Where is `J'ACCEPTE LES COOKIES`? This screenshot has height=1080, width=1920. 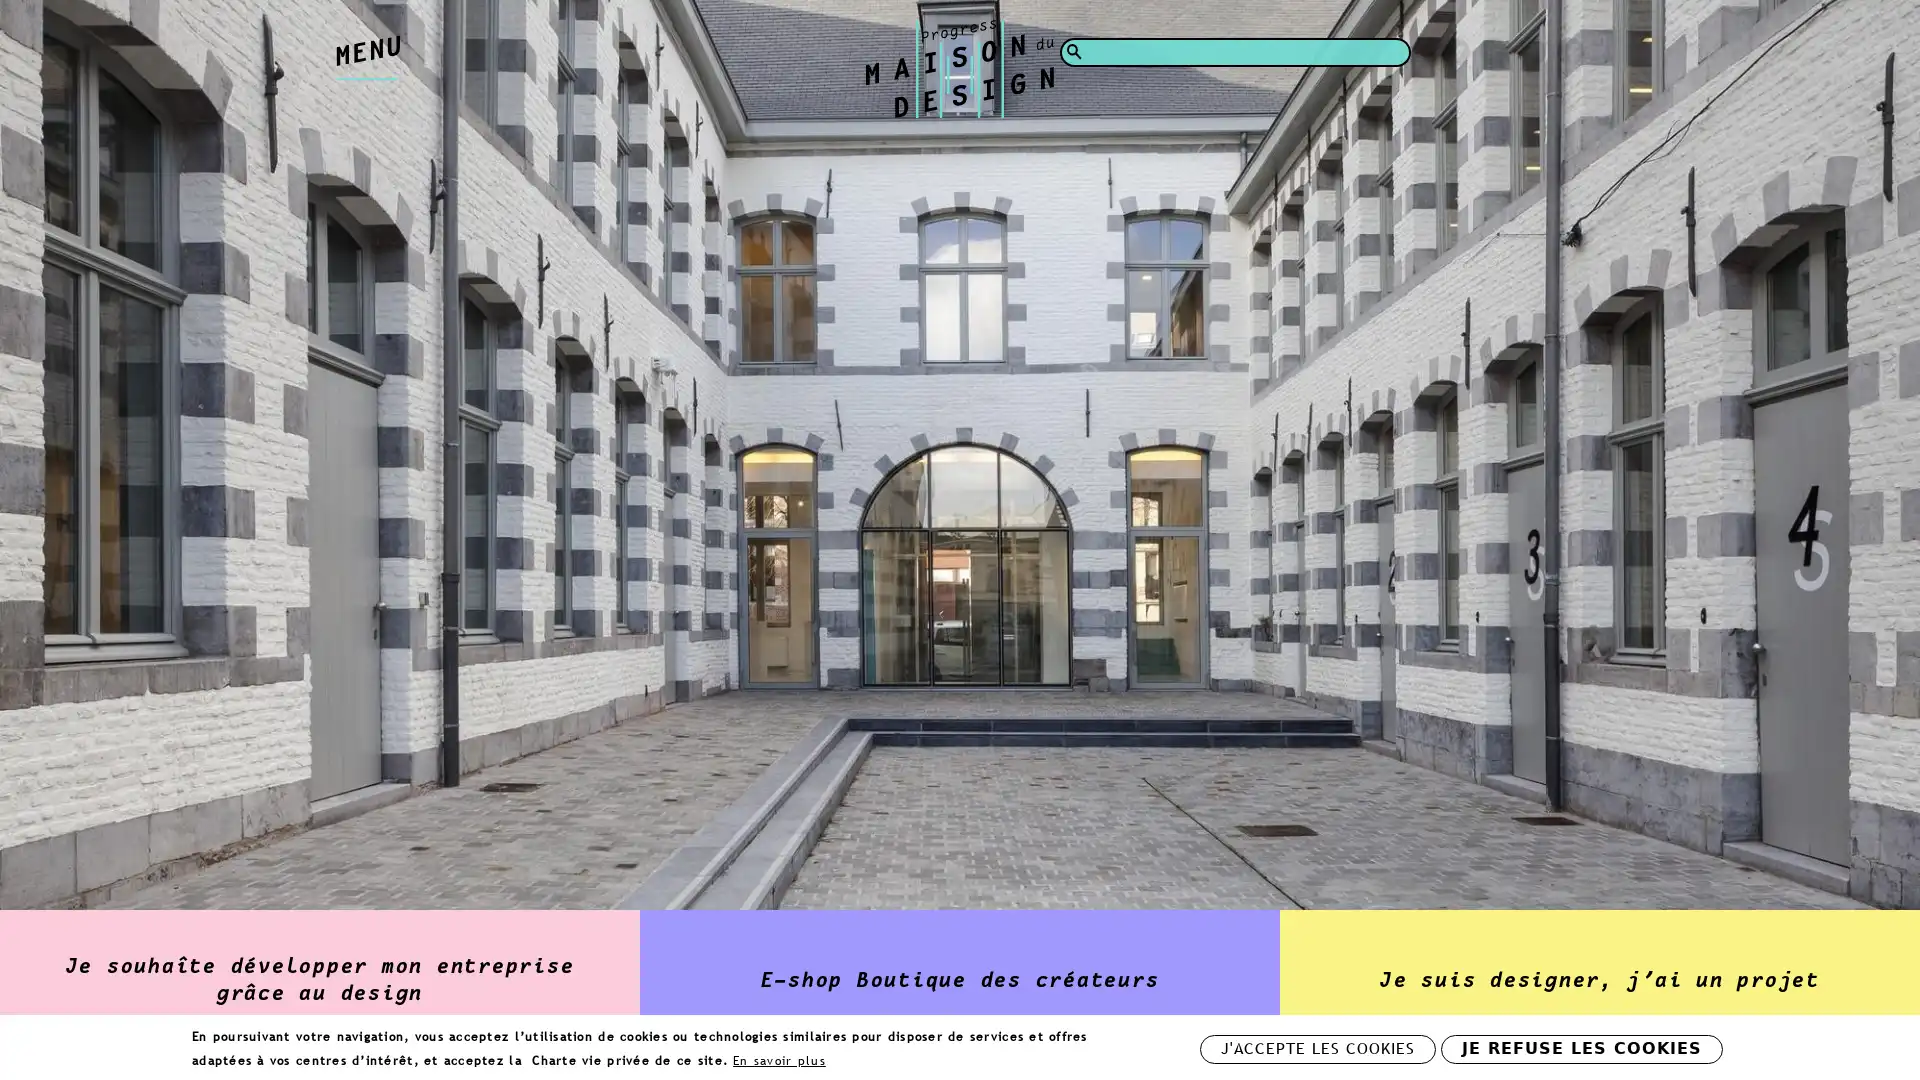 J'ACCEPTE LES COOKIES is located at coordinates (1318, 1048).